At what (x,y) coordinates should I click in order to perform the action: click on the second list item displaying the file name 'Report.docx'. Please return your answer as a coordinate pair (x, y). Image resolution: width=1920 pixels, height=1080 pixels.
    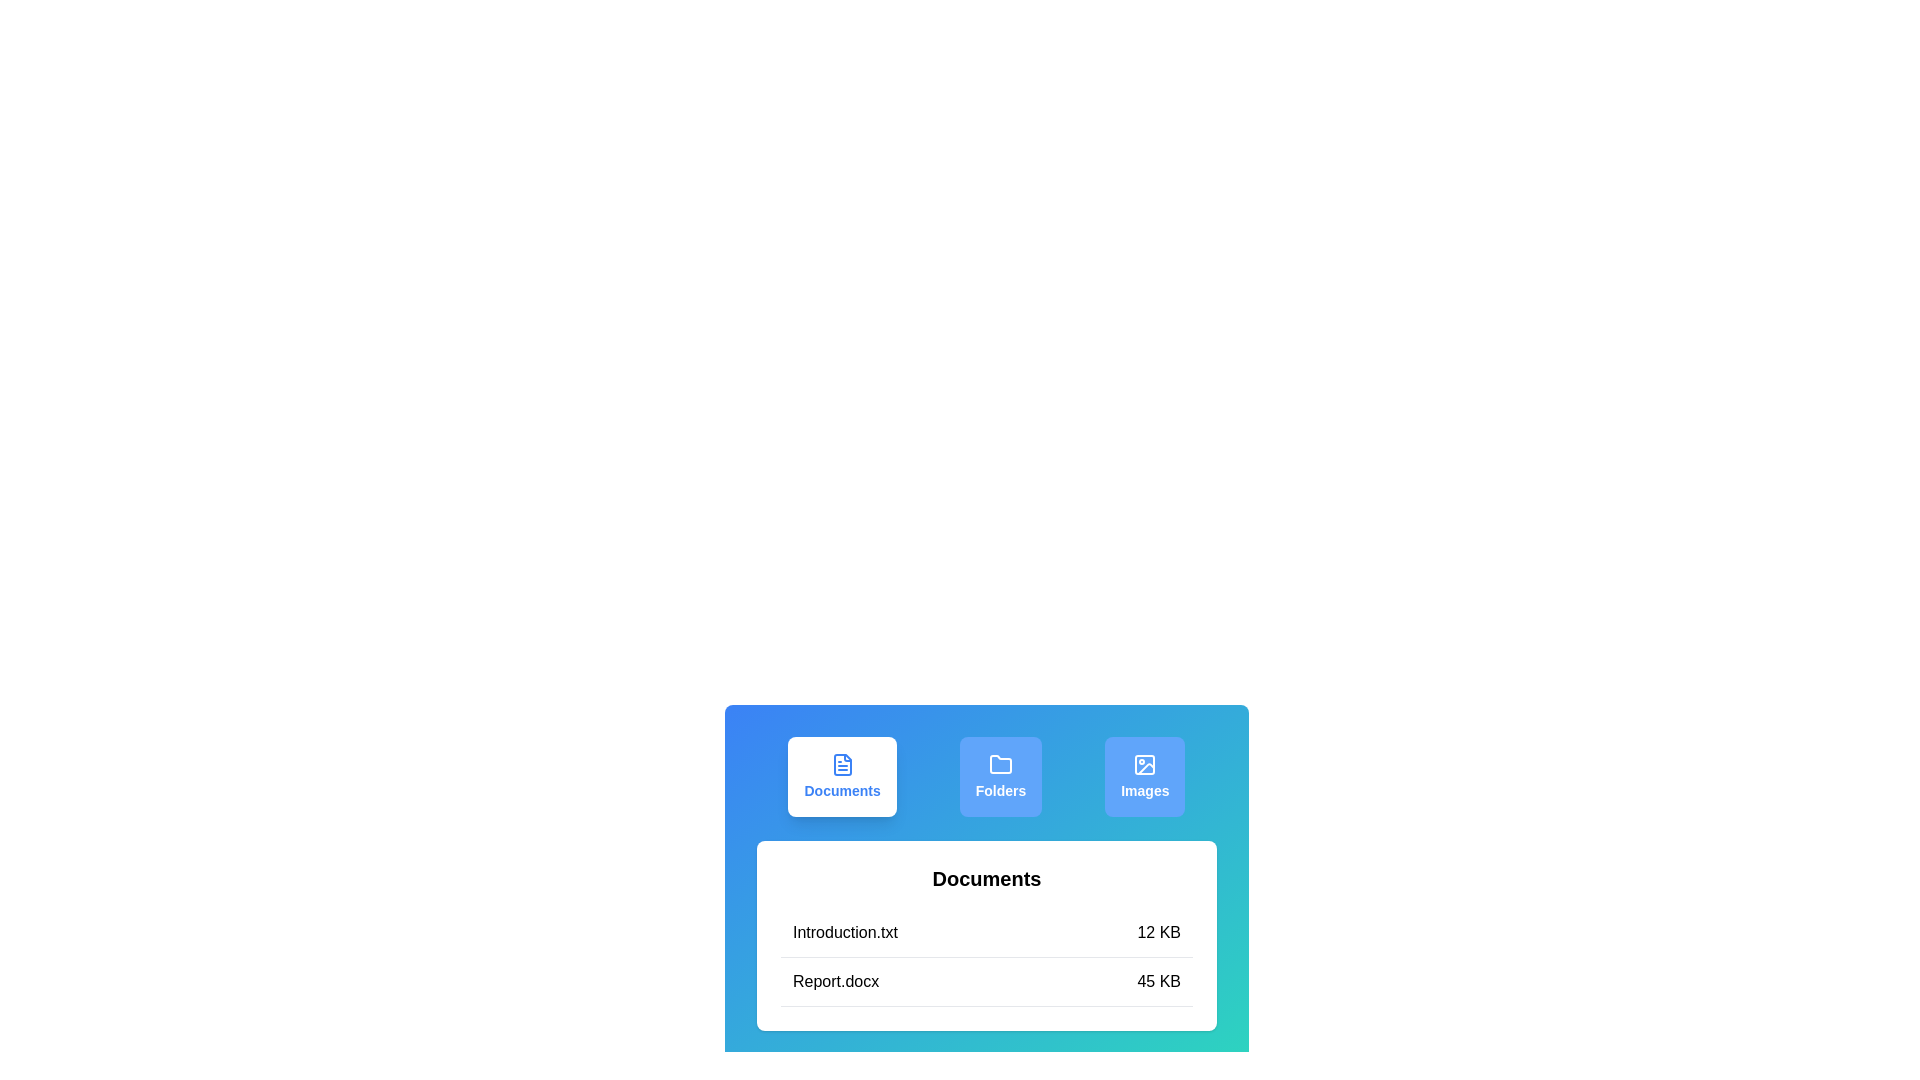
    Looking at the image, I should click on (987, 981).